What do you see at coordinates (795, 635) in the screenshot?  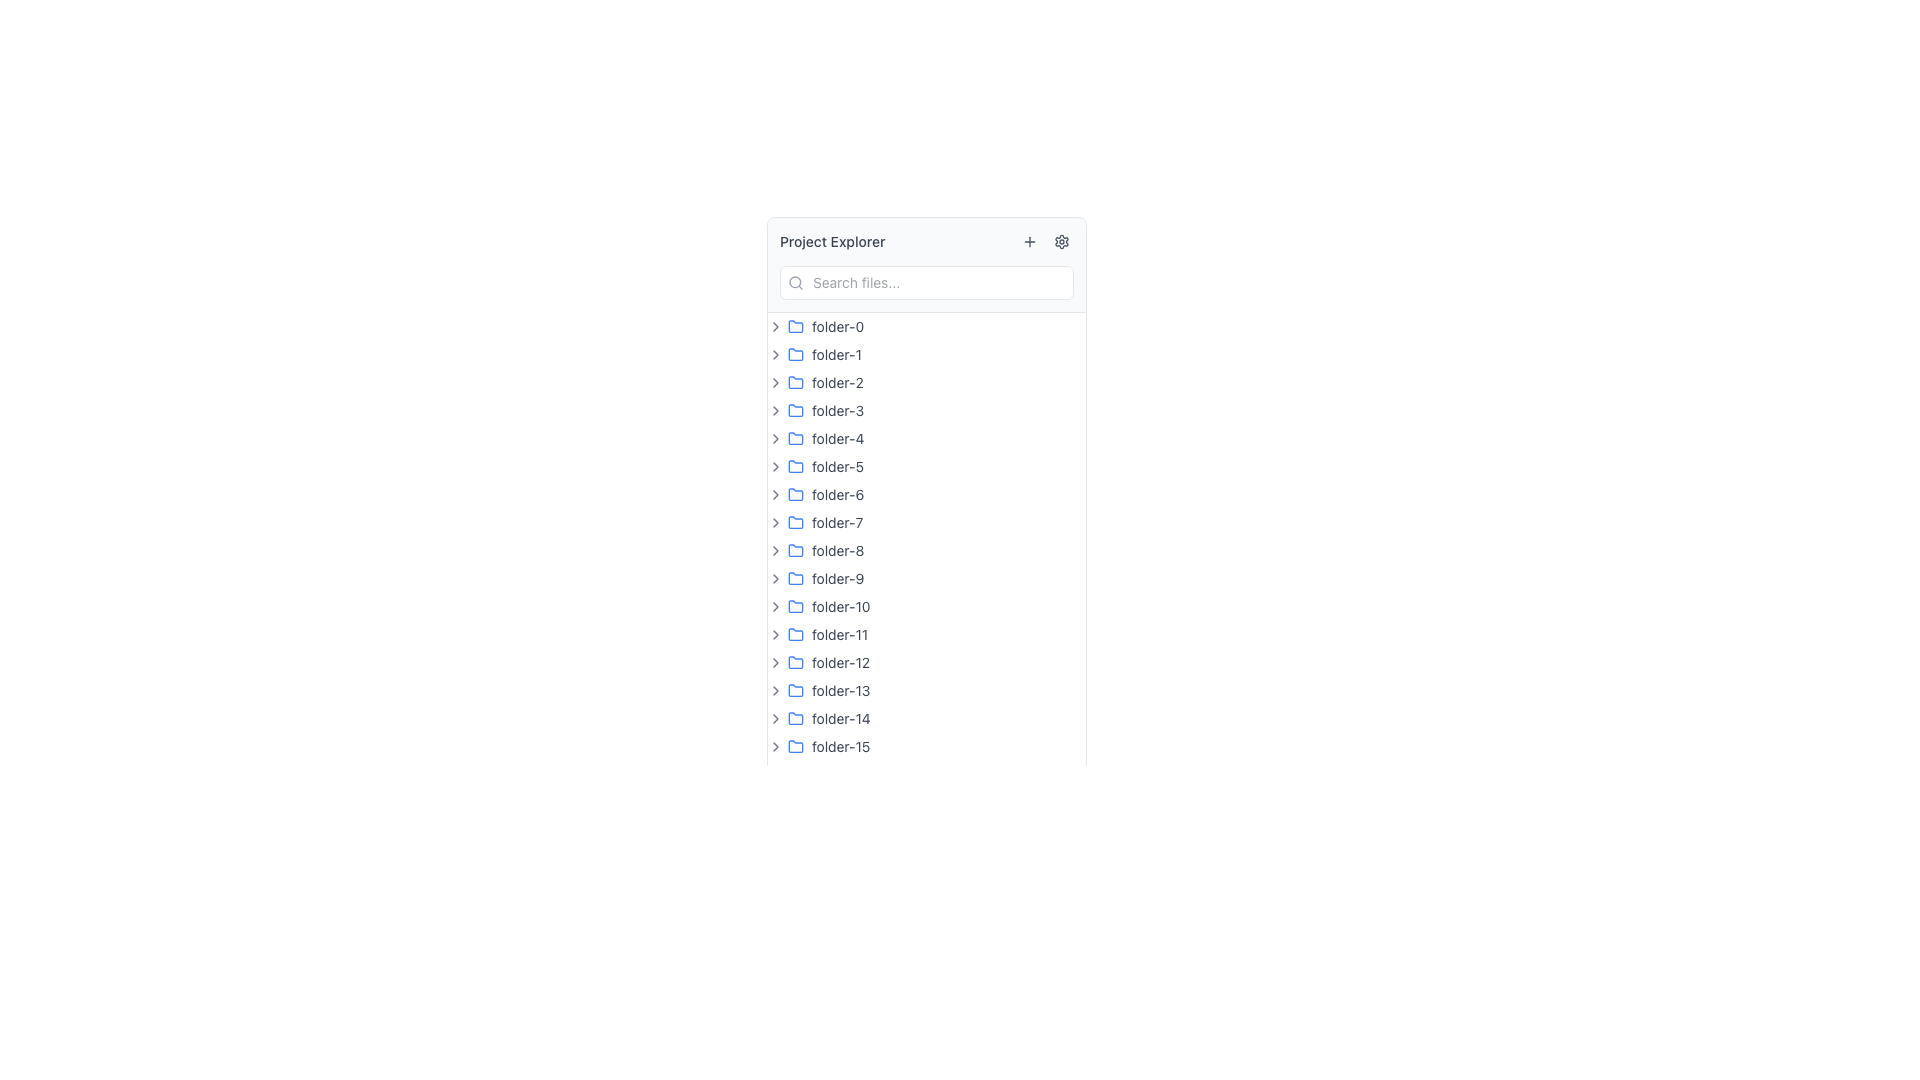 I see `the folder icon located in the Project Explorer section, which represents a navigable file directory for 'folder-11'` at bounding box center [795, 635].